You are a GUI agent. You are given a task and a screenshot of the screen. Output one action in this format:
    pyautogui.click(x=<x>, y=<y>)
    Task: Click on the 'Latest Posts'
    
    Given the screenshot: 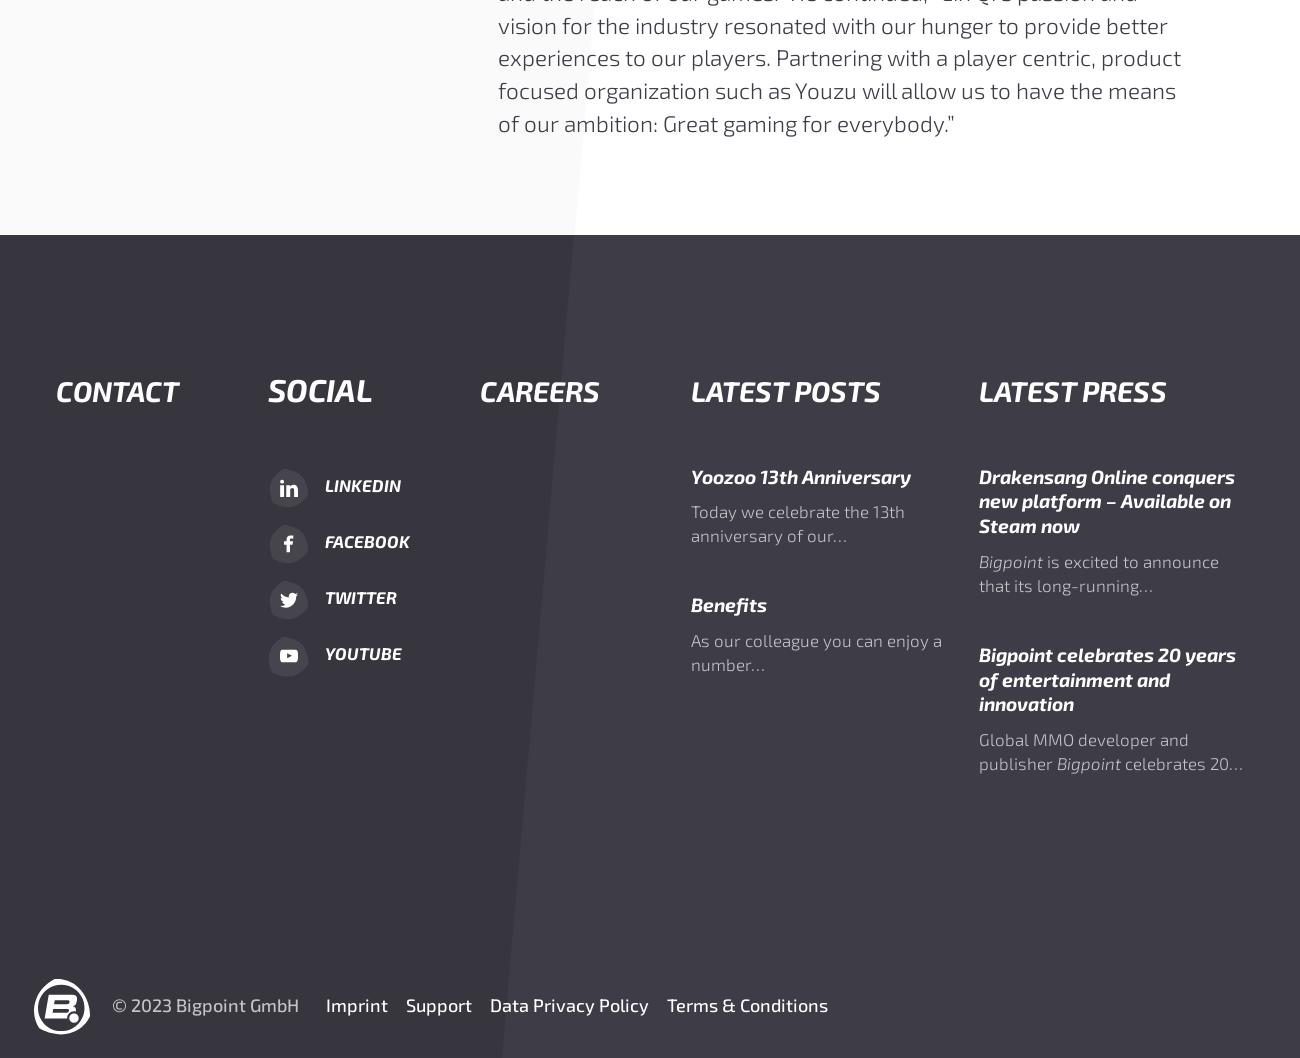 What is the action you would take?
    pyautogui.click(x=784, y=389)
    